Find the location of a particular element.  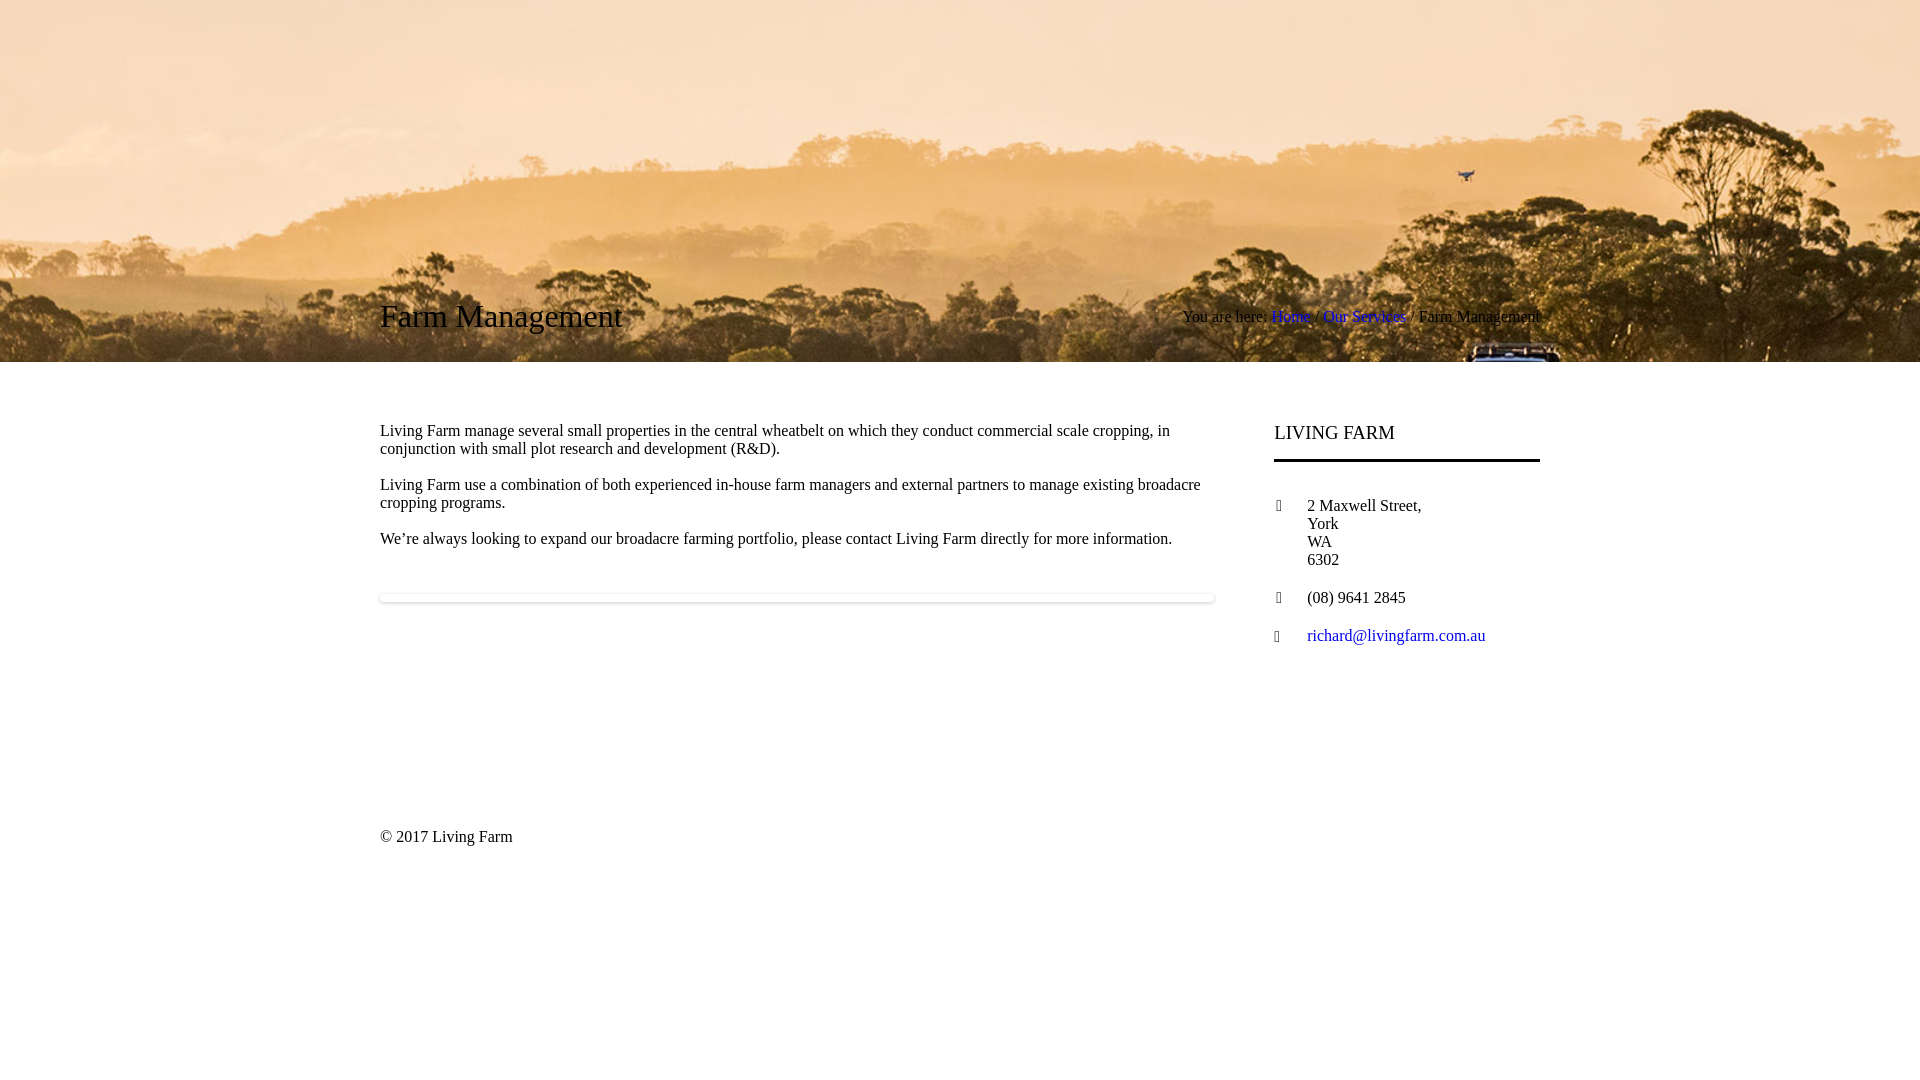

'richard@livingfarm.com.au' is located at coordinates (1306, 635).